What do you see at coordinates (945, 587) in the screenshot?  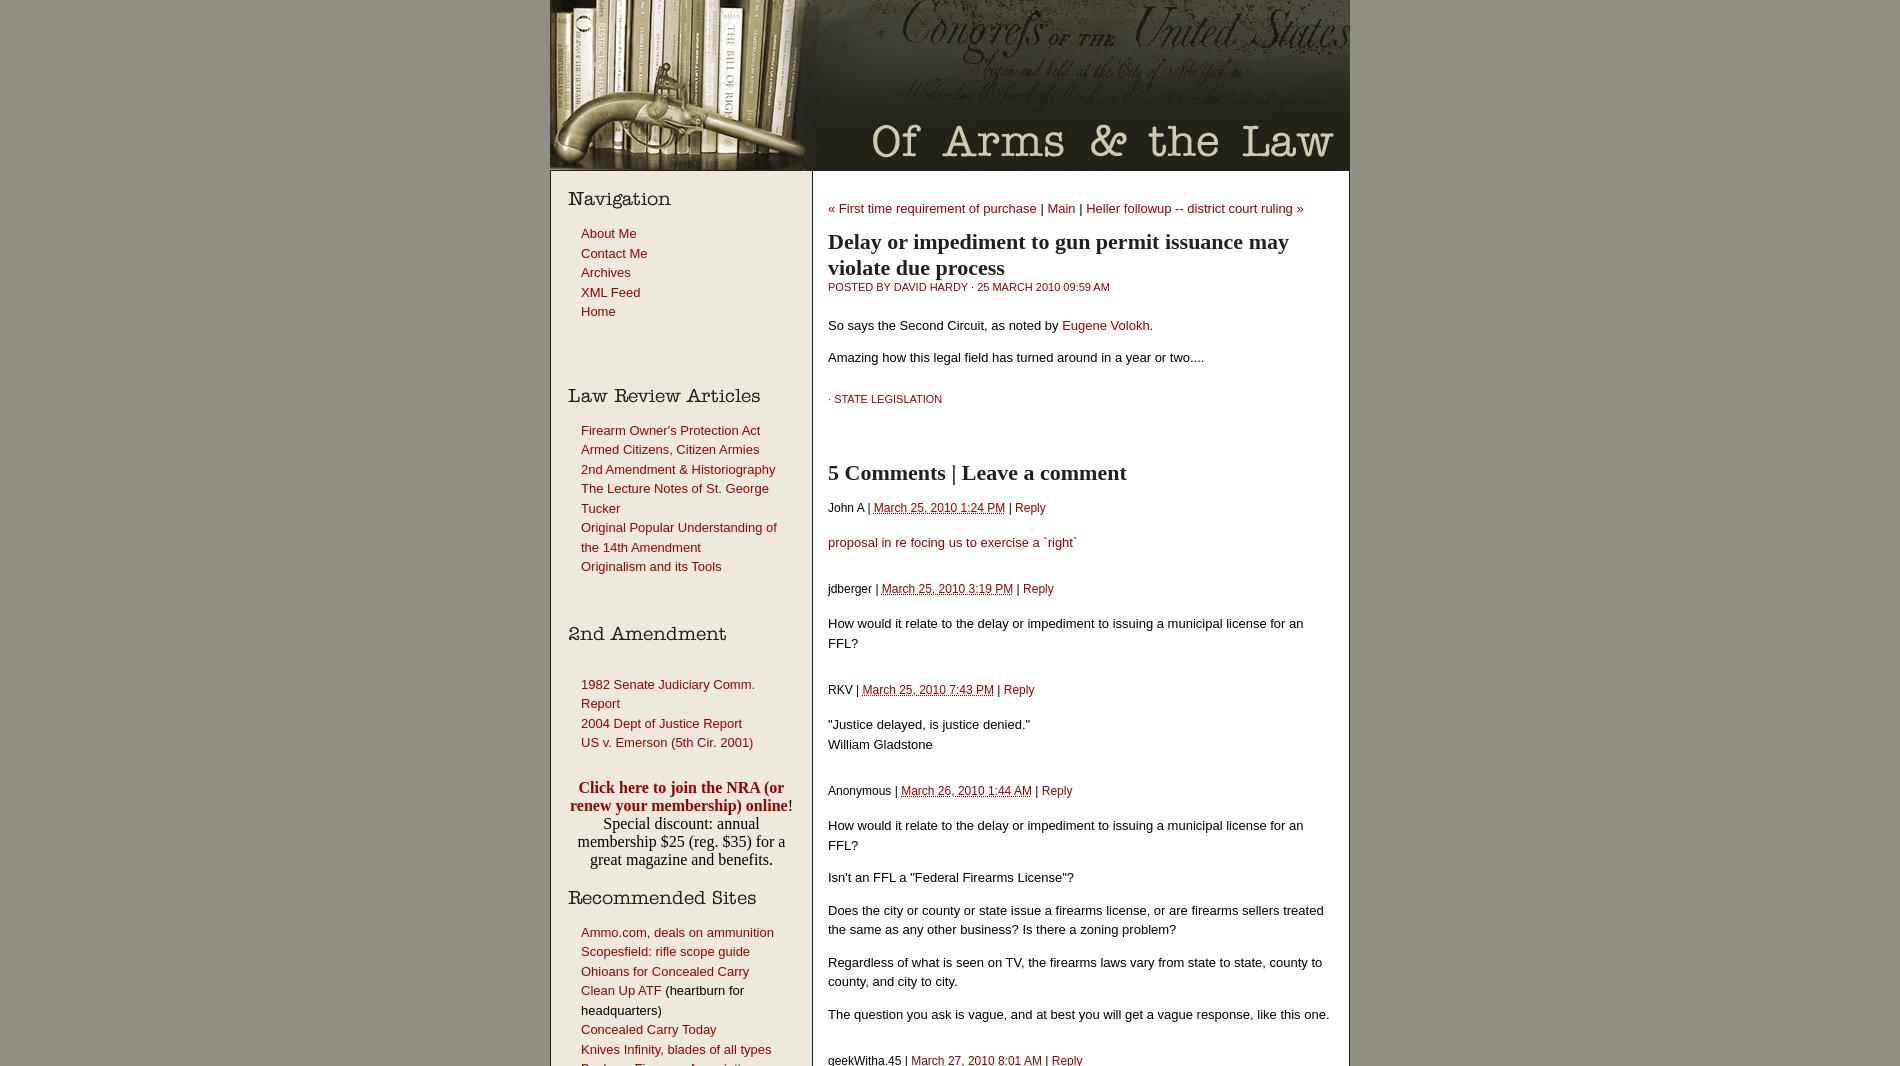 I see `'March 25, 2010  3:19 PM'` at bounding box center [945, 587].